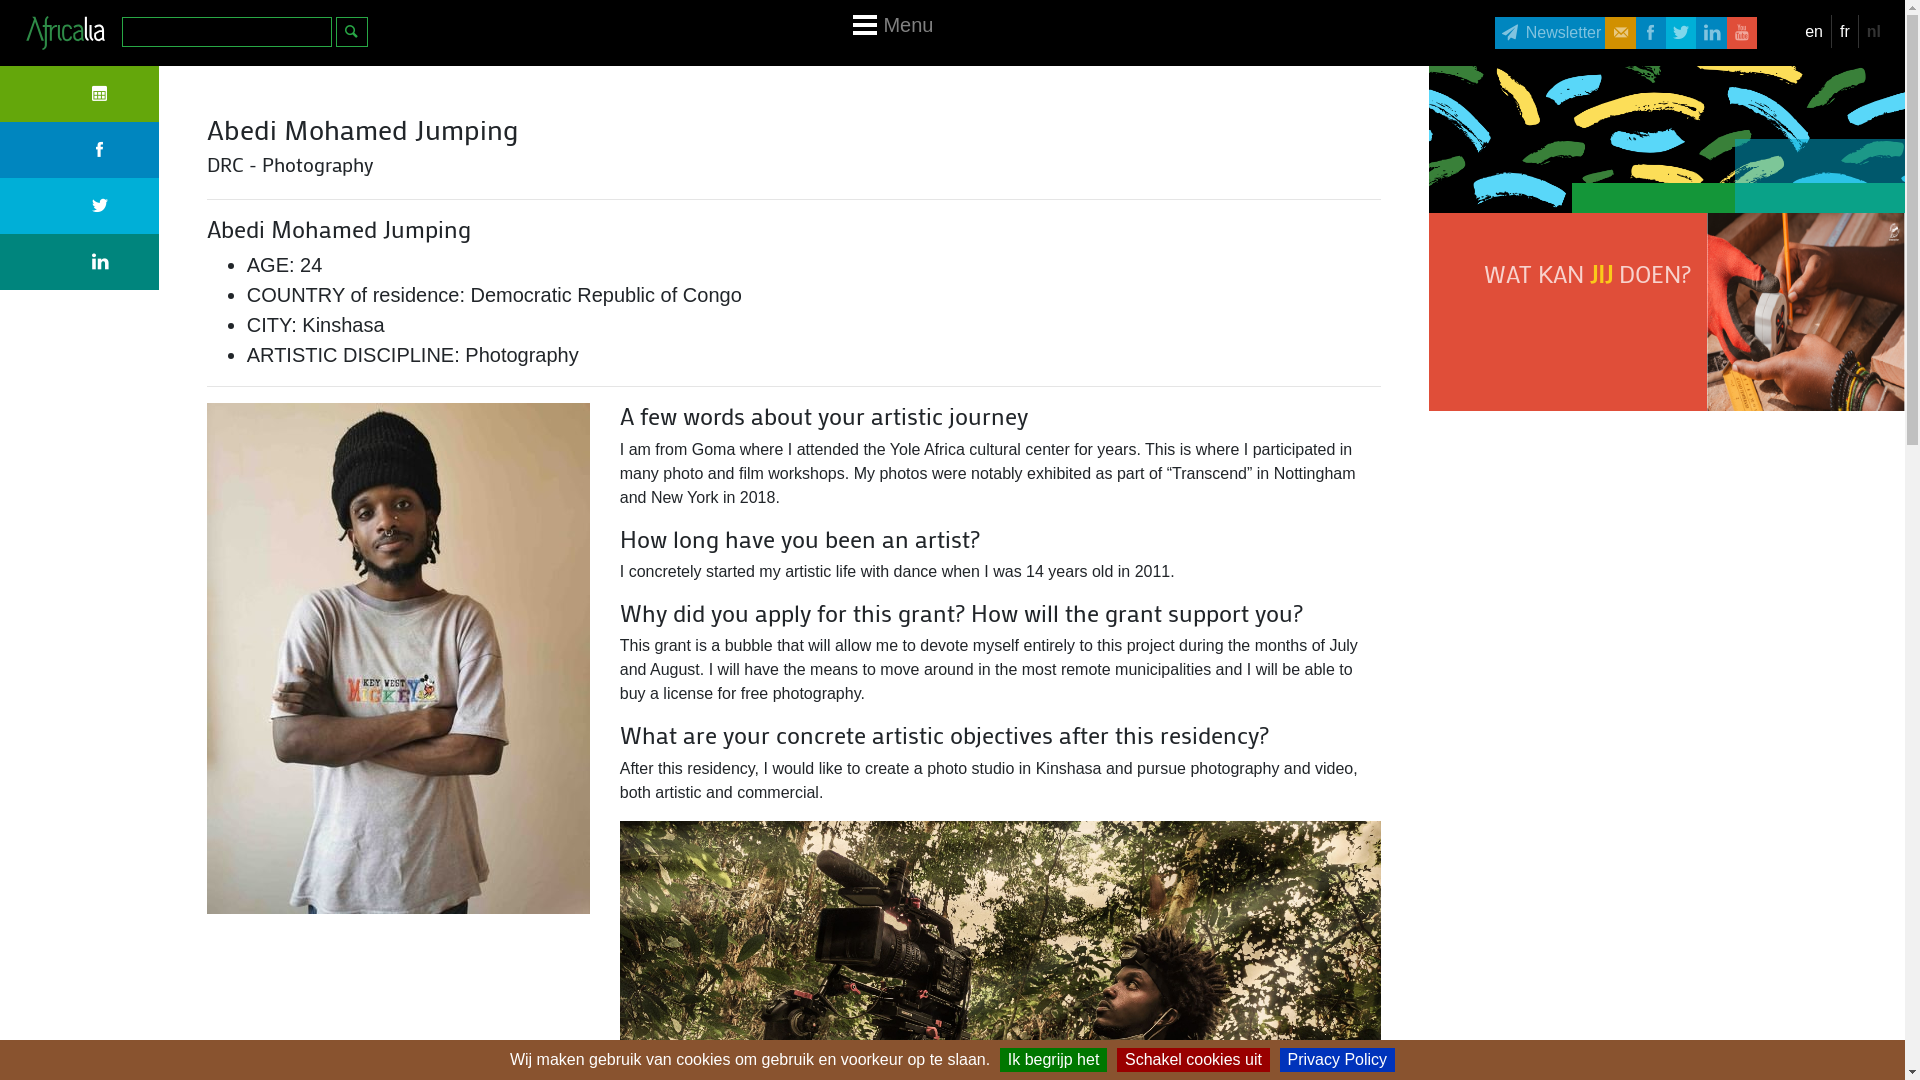 The image size is (1920, 1080). What do you see at coordinates (1116, 1059) in the screenshot?
I see `'Schakel cookies uit'` at bounding box center [1116, 1059].